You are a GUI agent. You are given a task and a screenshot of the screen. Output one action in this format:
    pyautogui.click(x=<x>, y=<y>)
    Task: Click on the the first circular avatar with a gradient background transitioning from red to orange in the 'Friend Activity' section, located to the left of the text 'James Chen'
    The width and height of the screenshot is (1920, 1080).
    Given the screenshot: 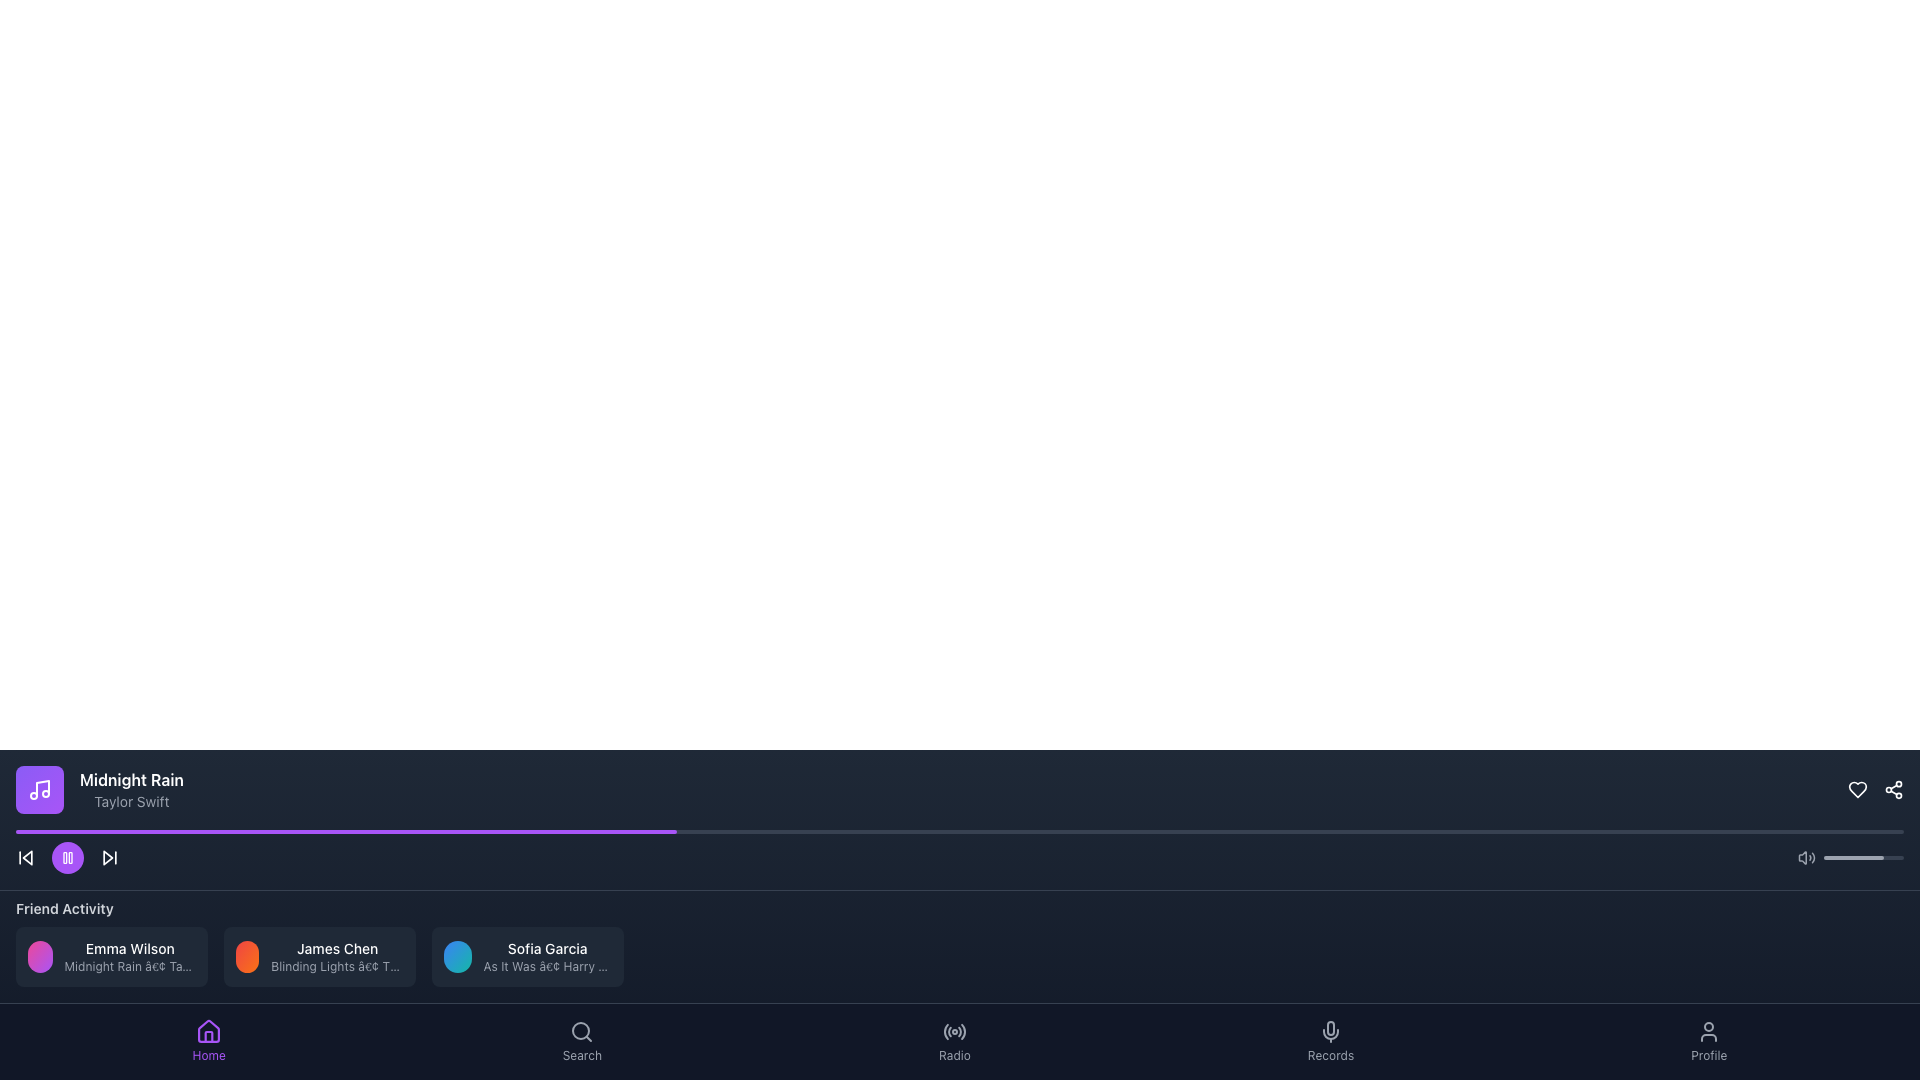 What is the action you would take?
    pyautogui.click(x=246, y=955)
    